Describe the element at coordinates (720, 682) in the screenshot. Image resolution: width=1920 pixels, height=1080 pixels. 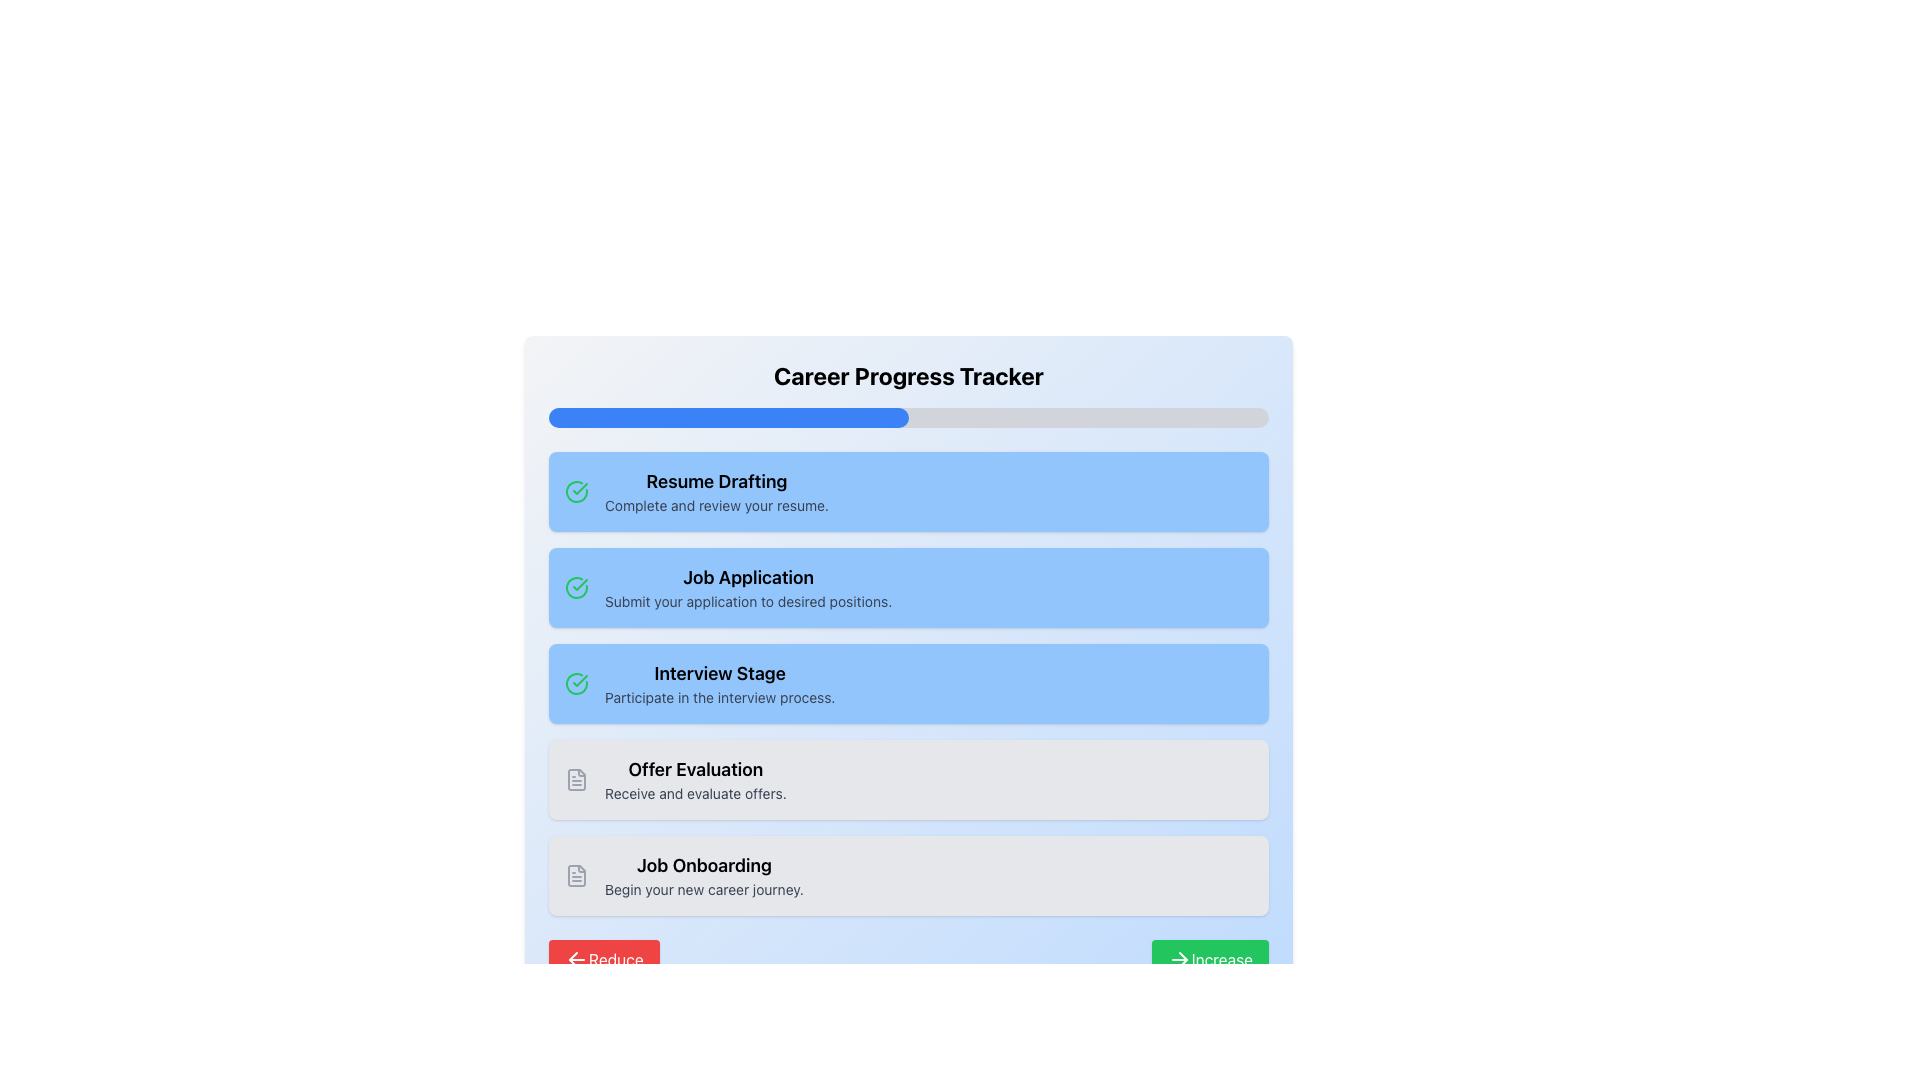
I see `the Text Block that provides information about a specific stage in the career tracking process` at that location.